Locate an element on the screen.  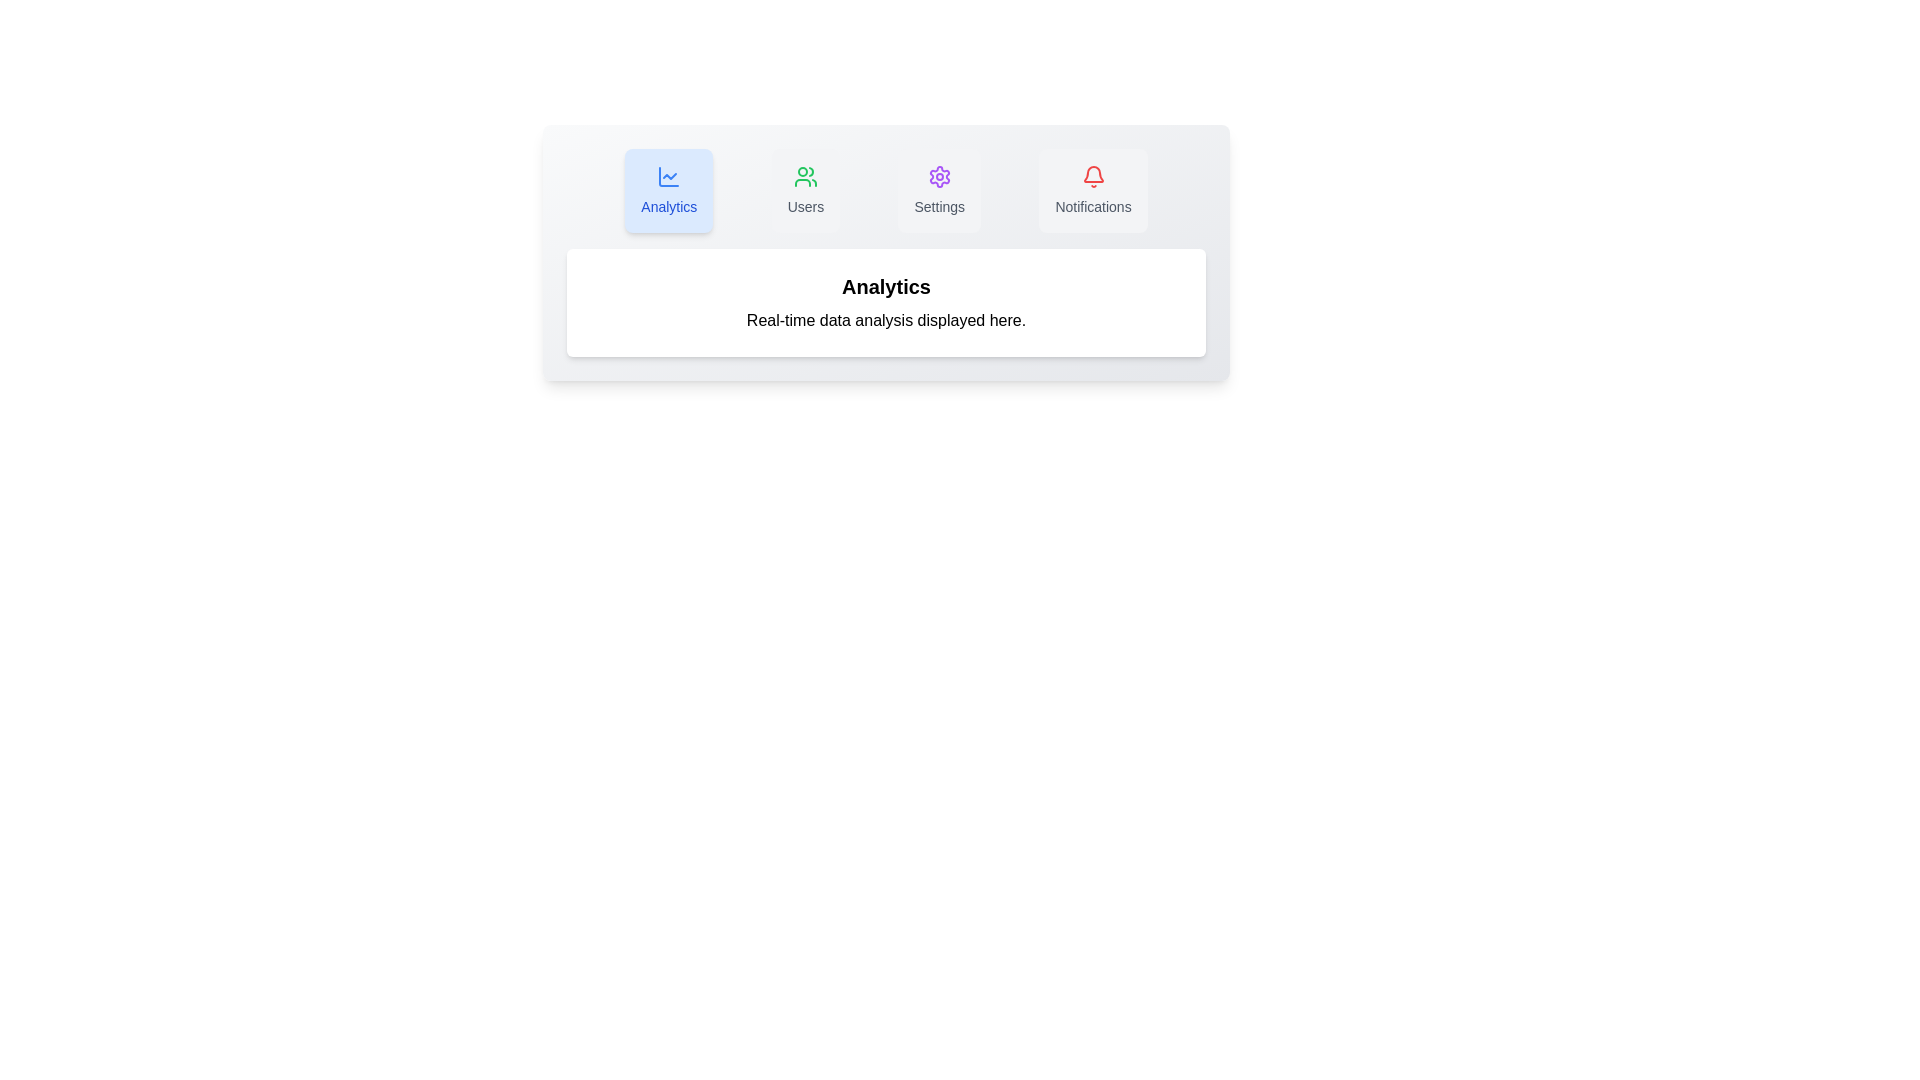
the Settings tab to switch to it is located at coordinates (938, 191).